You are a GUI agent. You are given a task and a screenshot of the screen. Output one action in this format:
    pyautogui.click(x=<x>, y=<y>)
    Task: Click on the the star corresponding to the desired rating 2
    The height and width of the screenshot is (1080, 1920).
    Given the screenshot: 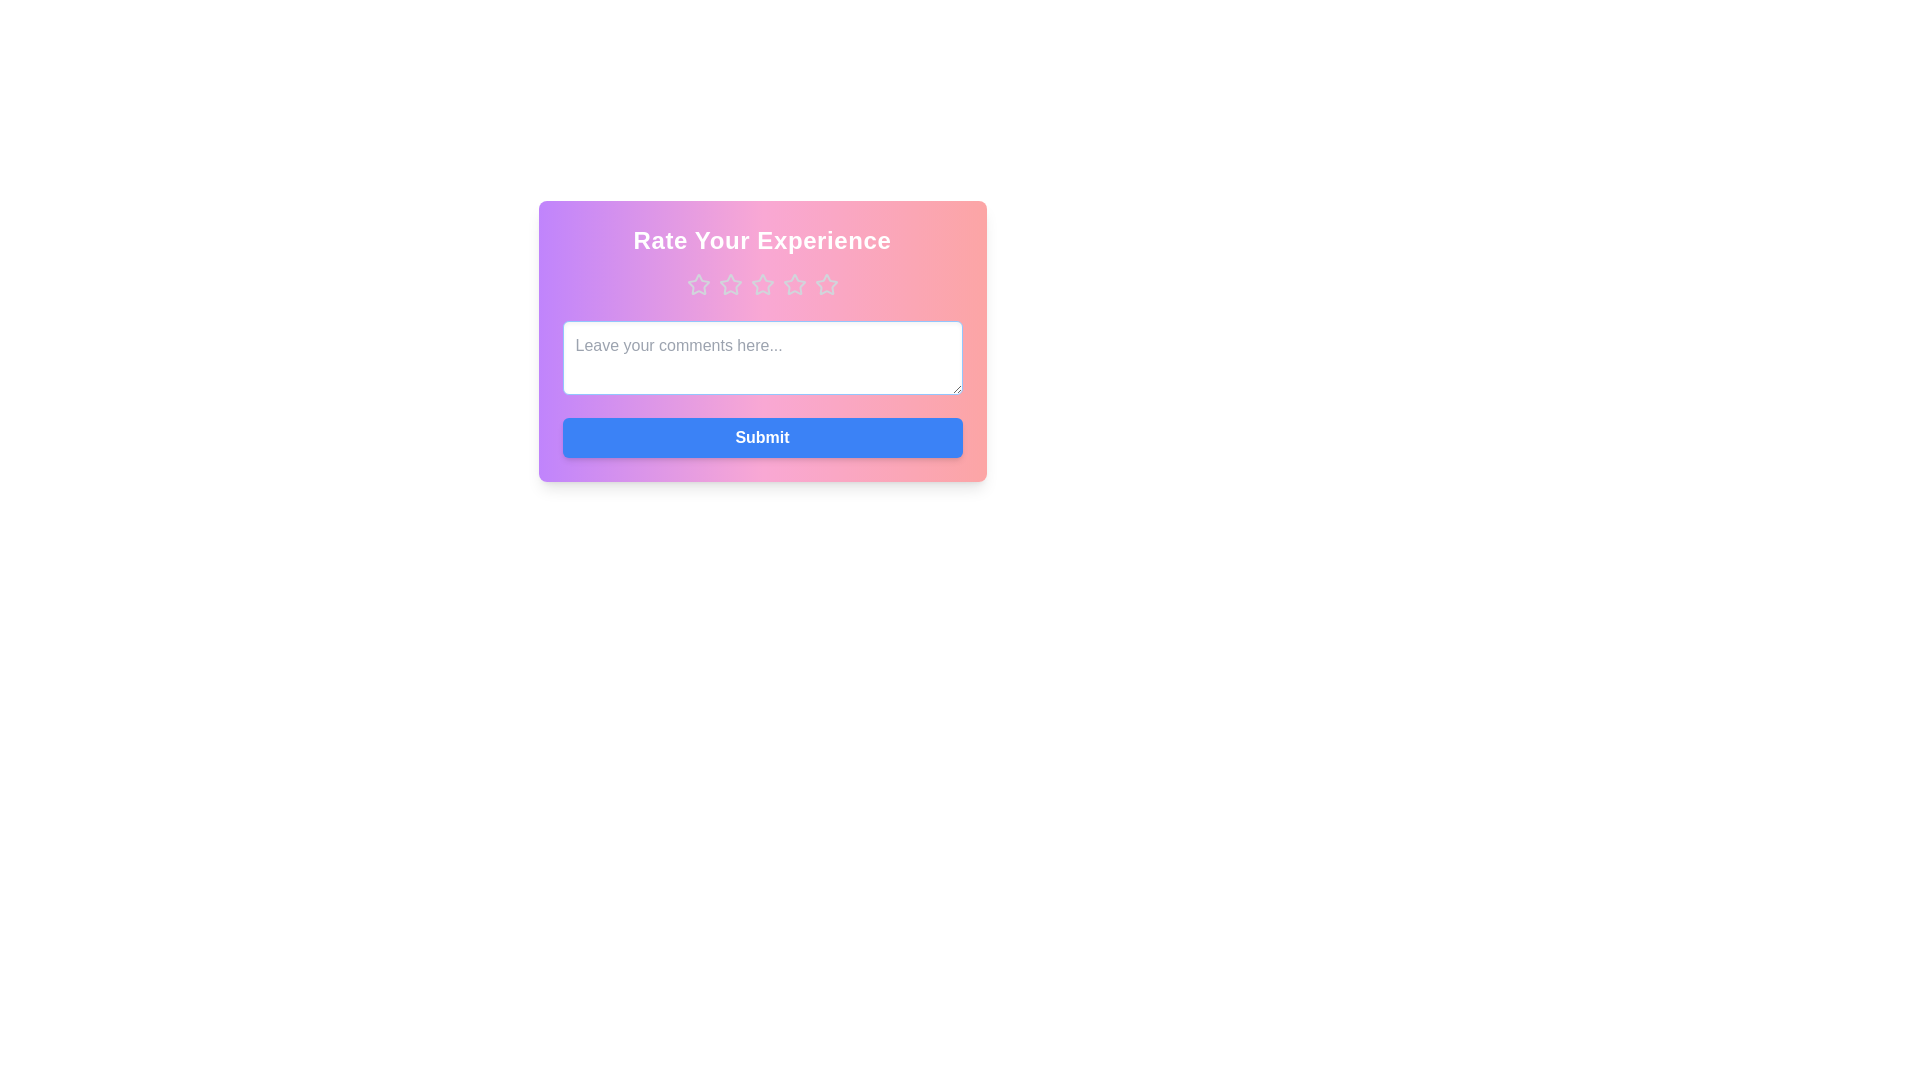 What is the action you would take?
    pyautogui.click(x=729, y=285)
    